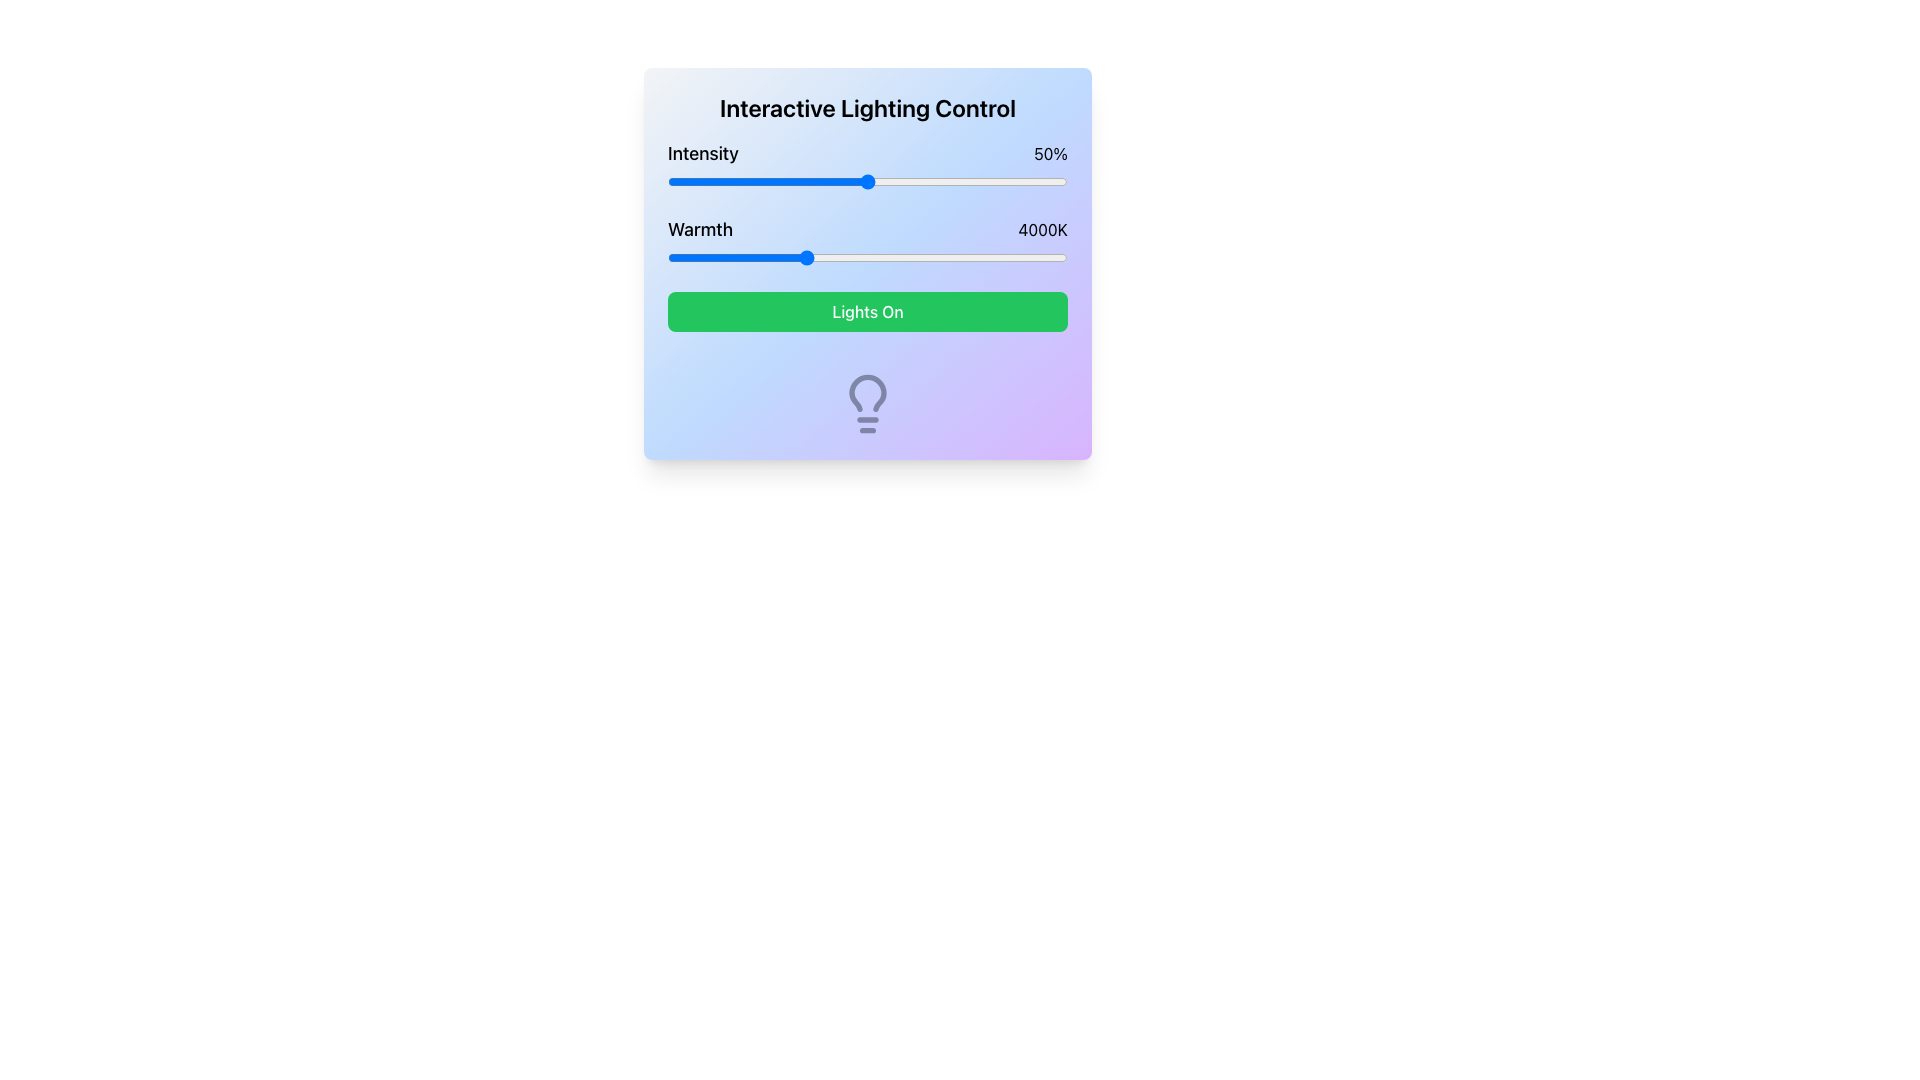 The height and width of the screenshot is (1080, 1920). I want to click on warmth, so click(804, 257).